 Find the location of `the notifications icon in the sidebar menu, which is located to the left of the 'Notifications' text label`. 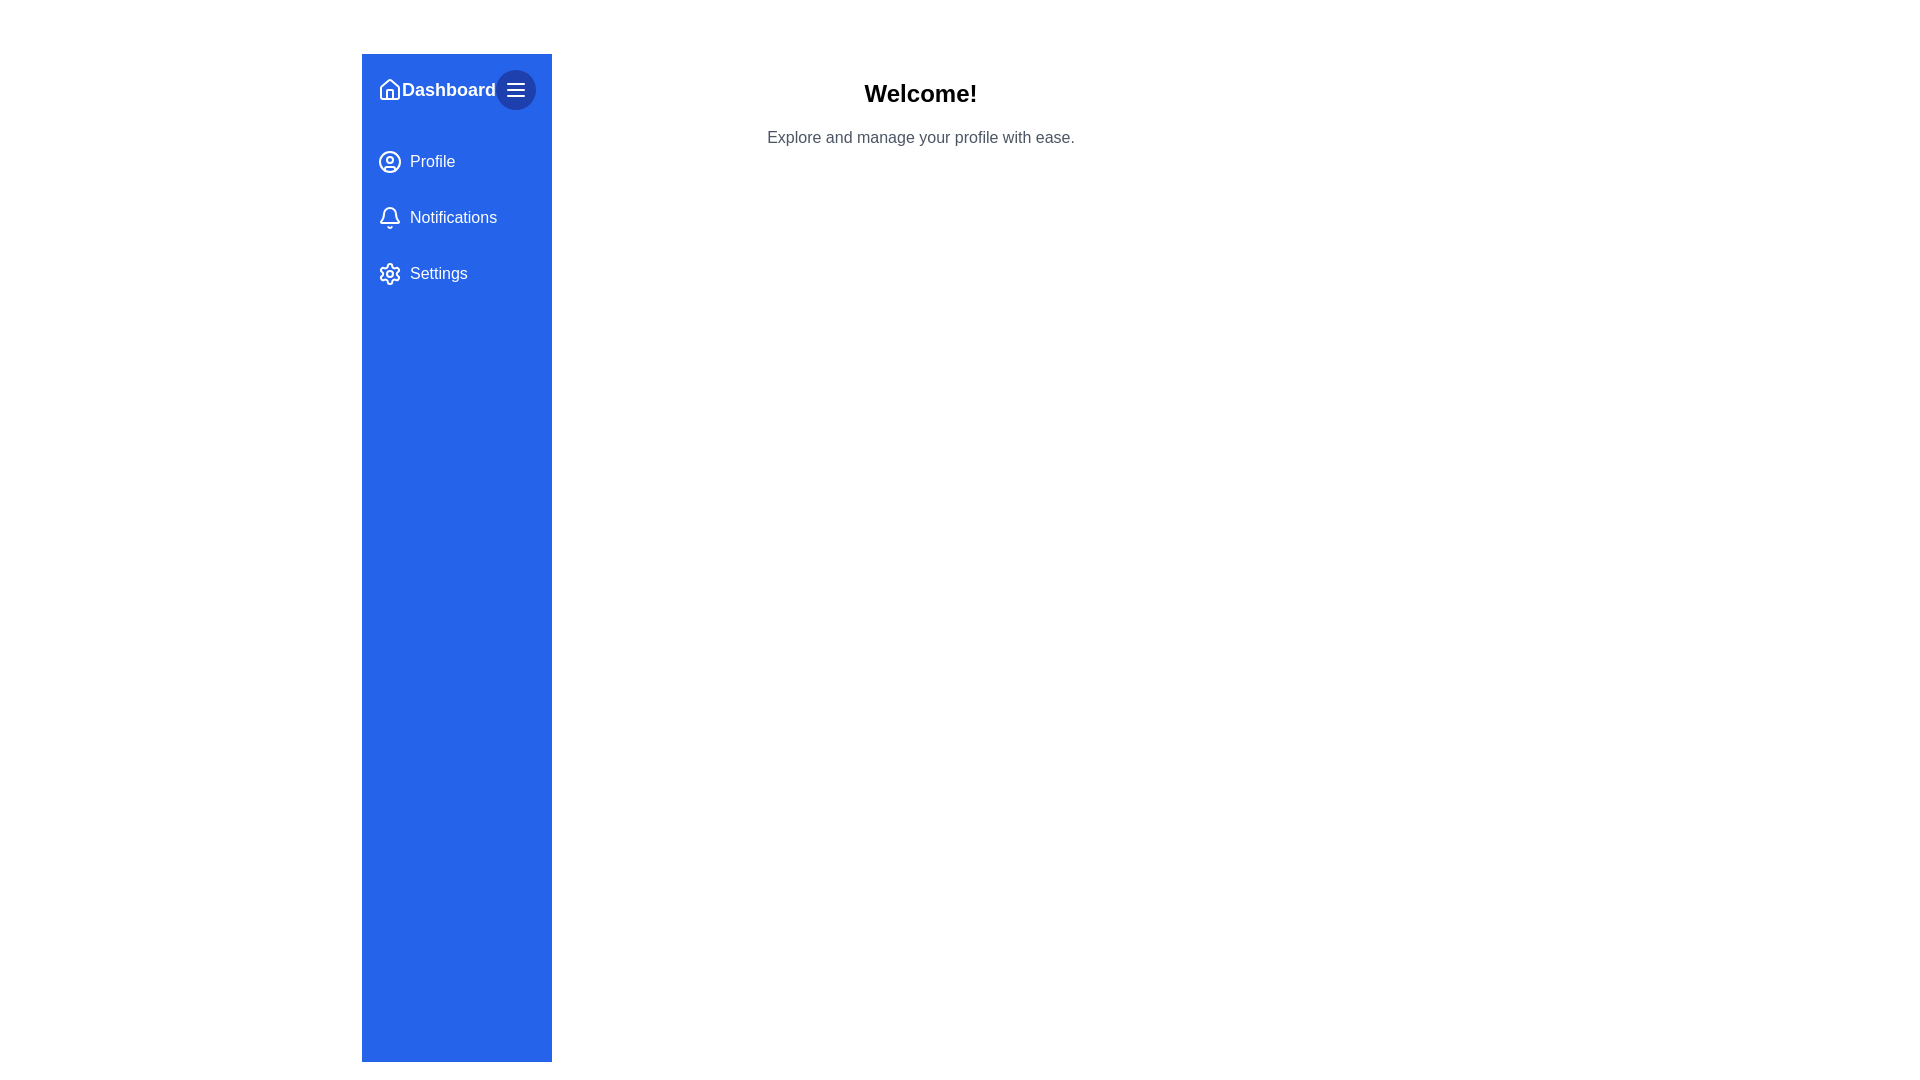

the notifications icon in the sidebar menu, which is located to the left of the 'Notifications' text label is located at coordinates (389, 215).